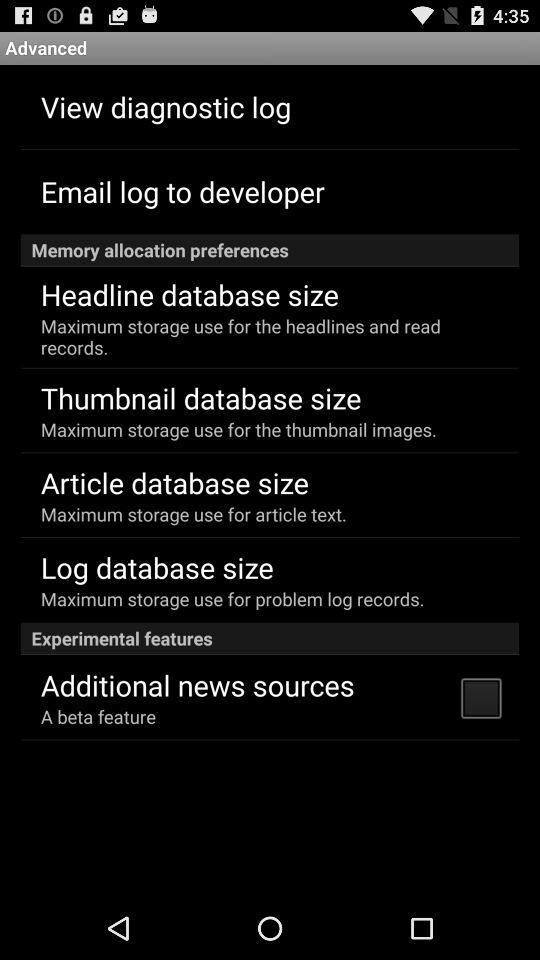 This screenshot has width=540, height=960. What do you see at coordinates (479, 697) in the screenshot?
I see `the icon at the bottom right corner` at bounding box center [479, 697].